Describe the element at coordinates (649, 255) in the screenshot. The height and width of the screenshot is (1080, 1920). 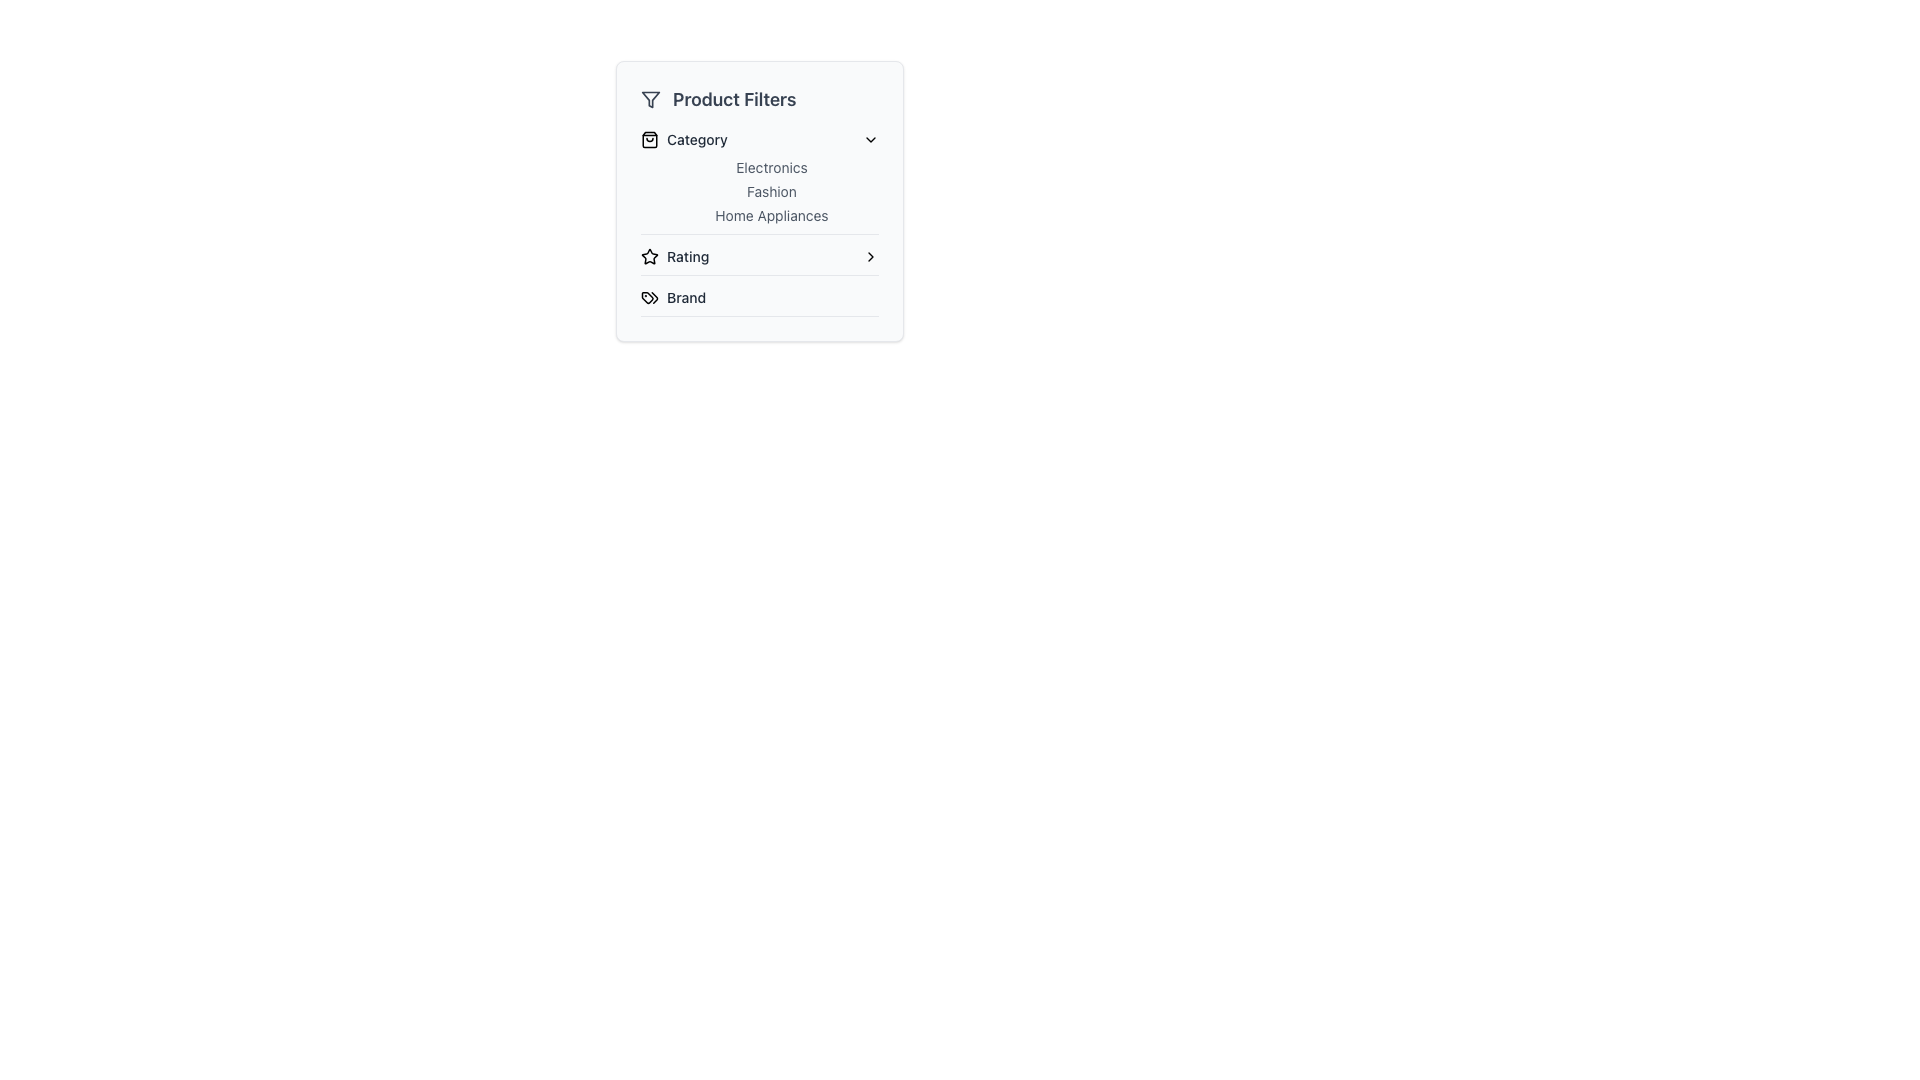
I see `the star icon representing the rating feature located in the 'Product Filters' widget, beneath the 'Category' title and above the 'Brand' title` at that location.